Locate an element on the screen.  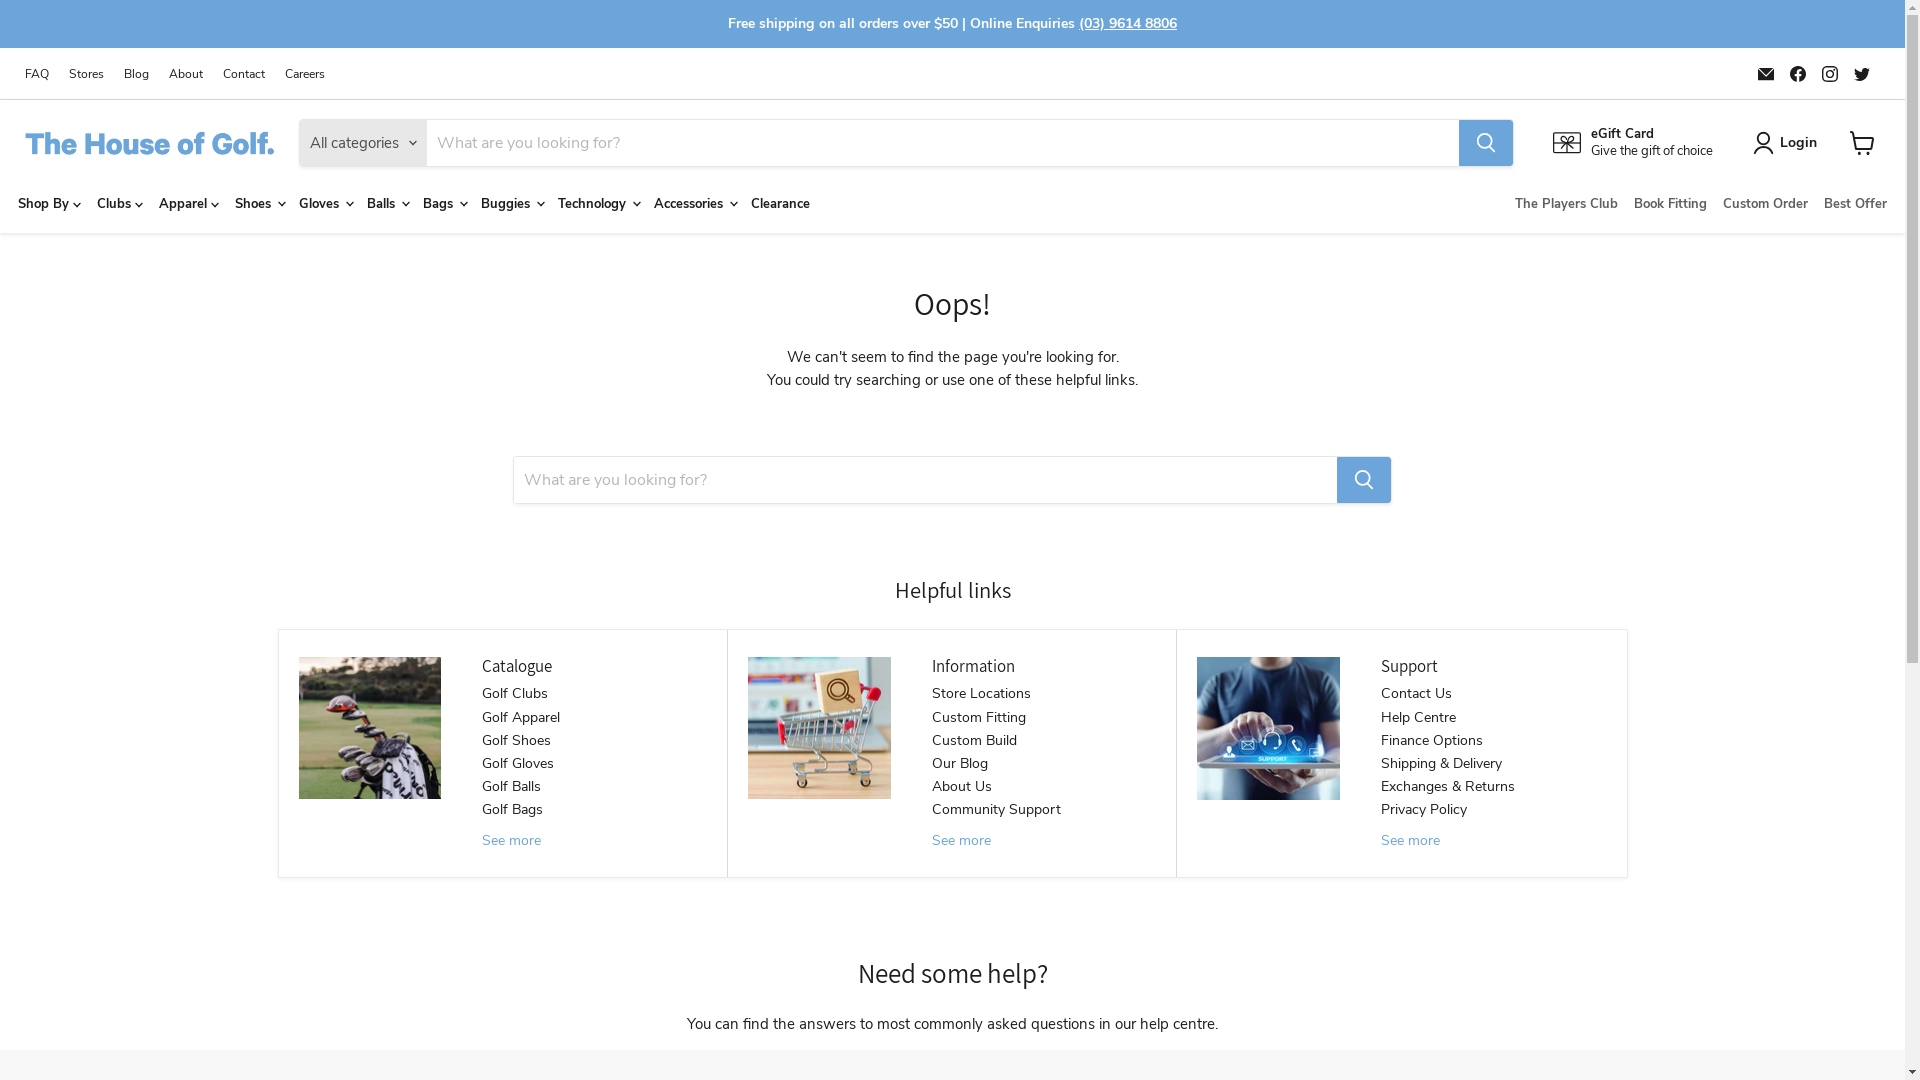
'See more' is located at coordinates (930, 840).